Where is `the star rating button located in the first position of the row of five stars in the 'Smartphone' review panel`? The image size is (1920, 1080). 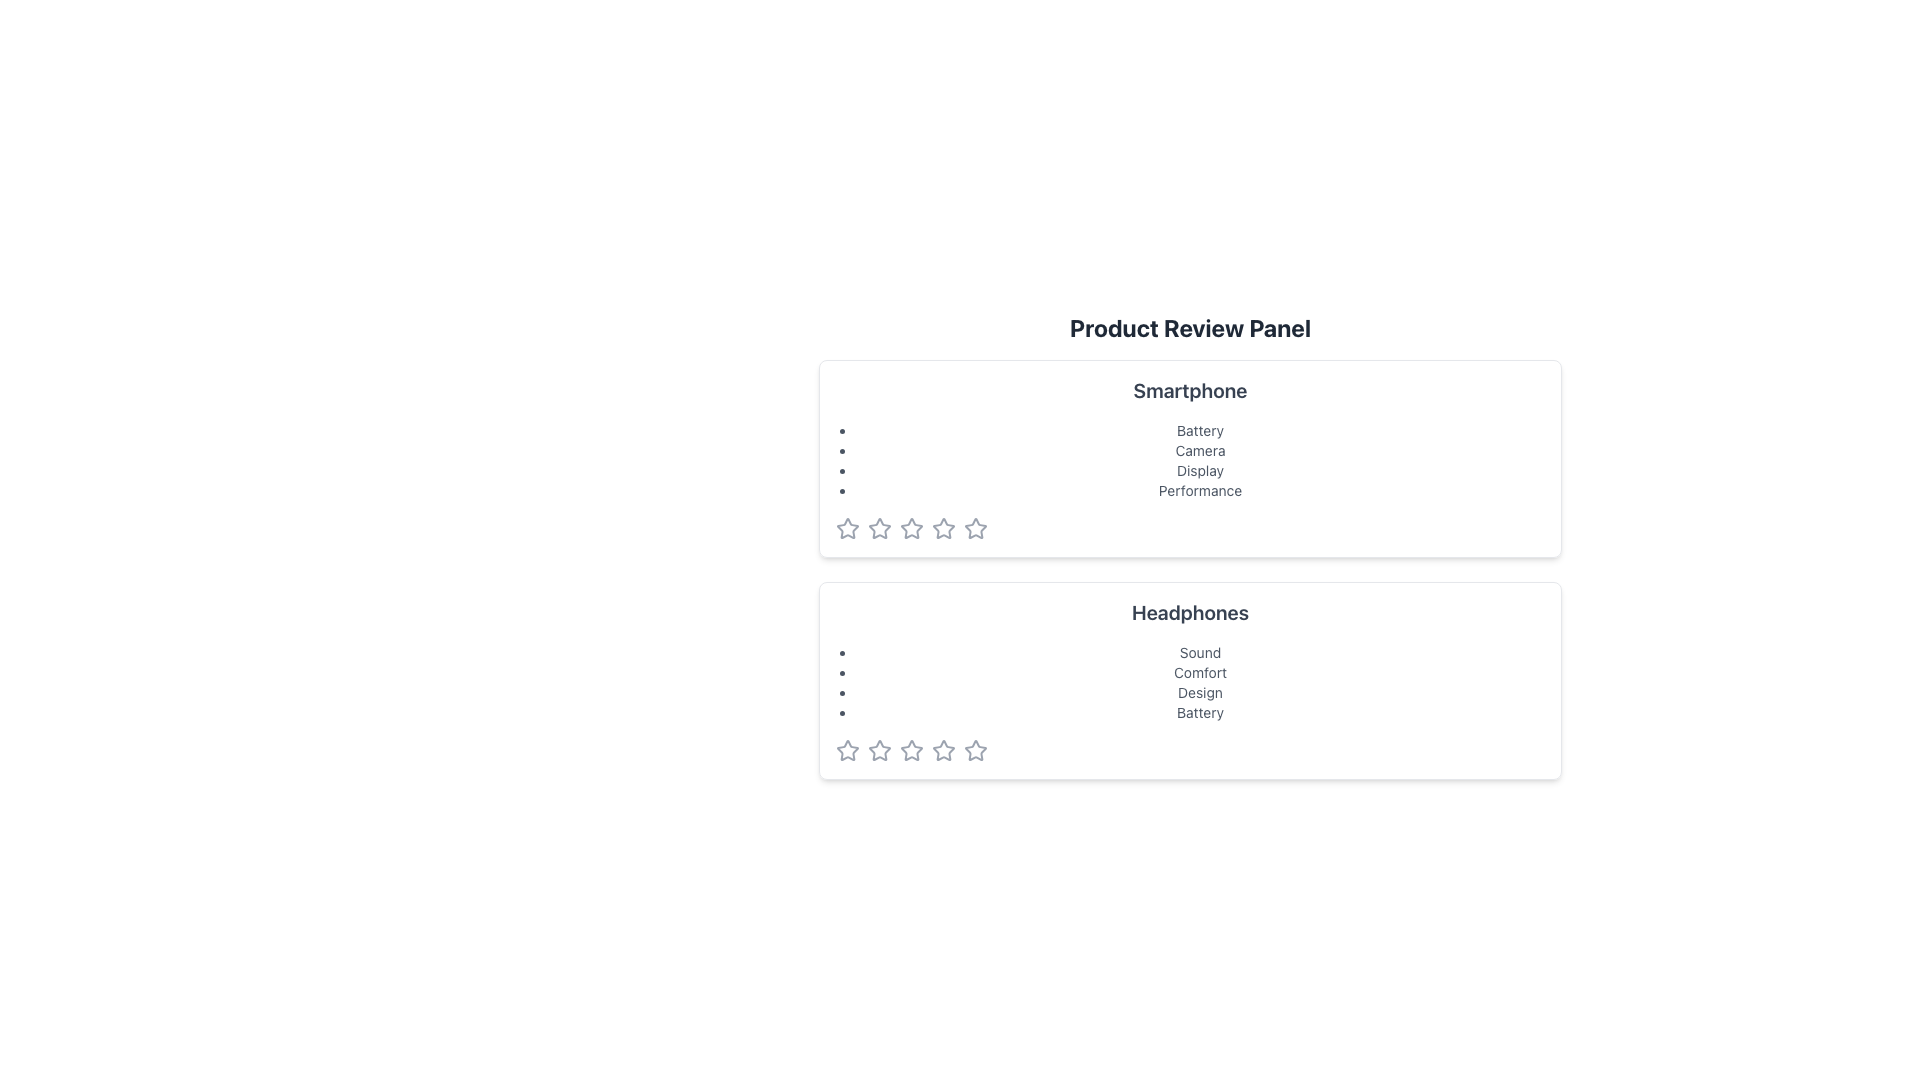 the star rating button located in the first position of the row of five stars in the 'Smartphone' review panel is located at coordinates (879, 527).